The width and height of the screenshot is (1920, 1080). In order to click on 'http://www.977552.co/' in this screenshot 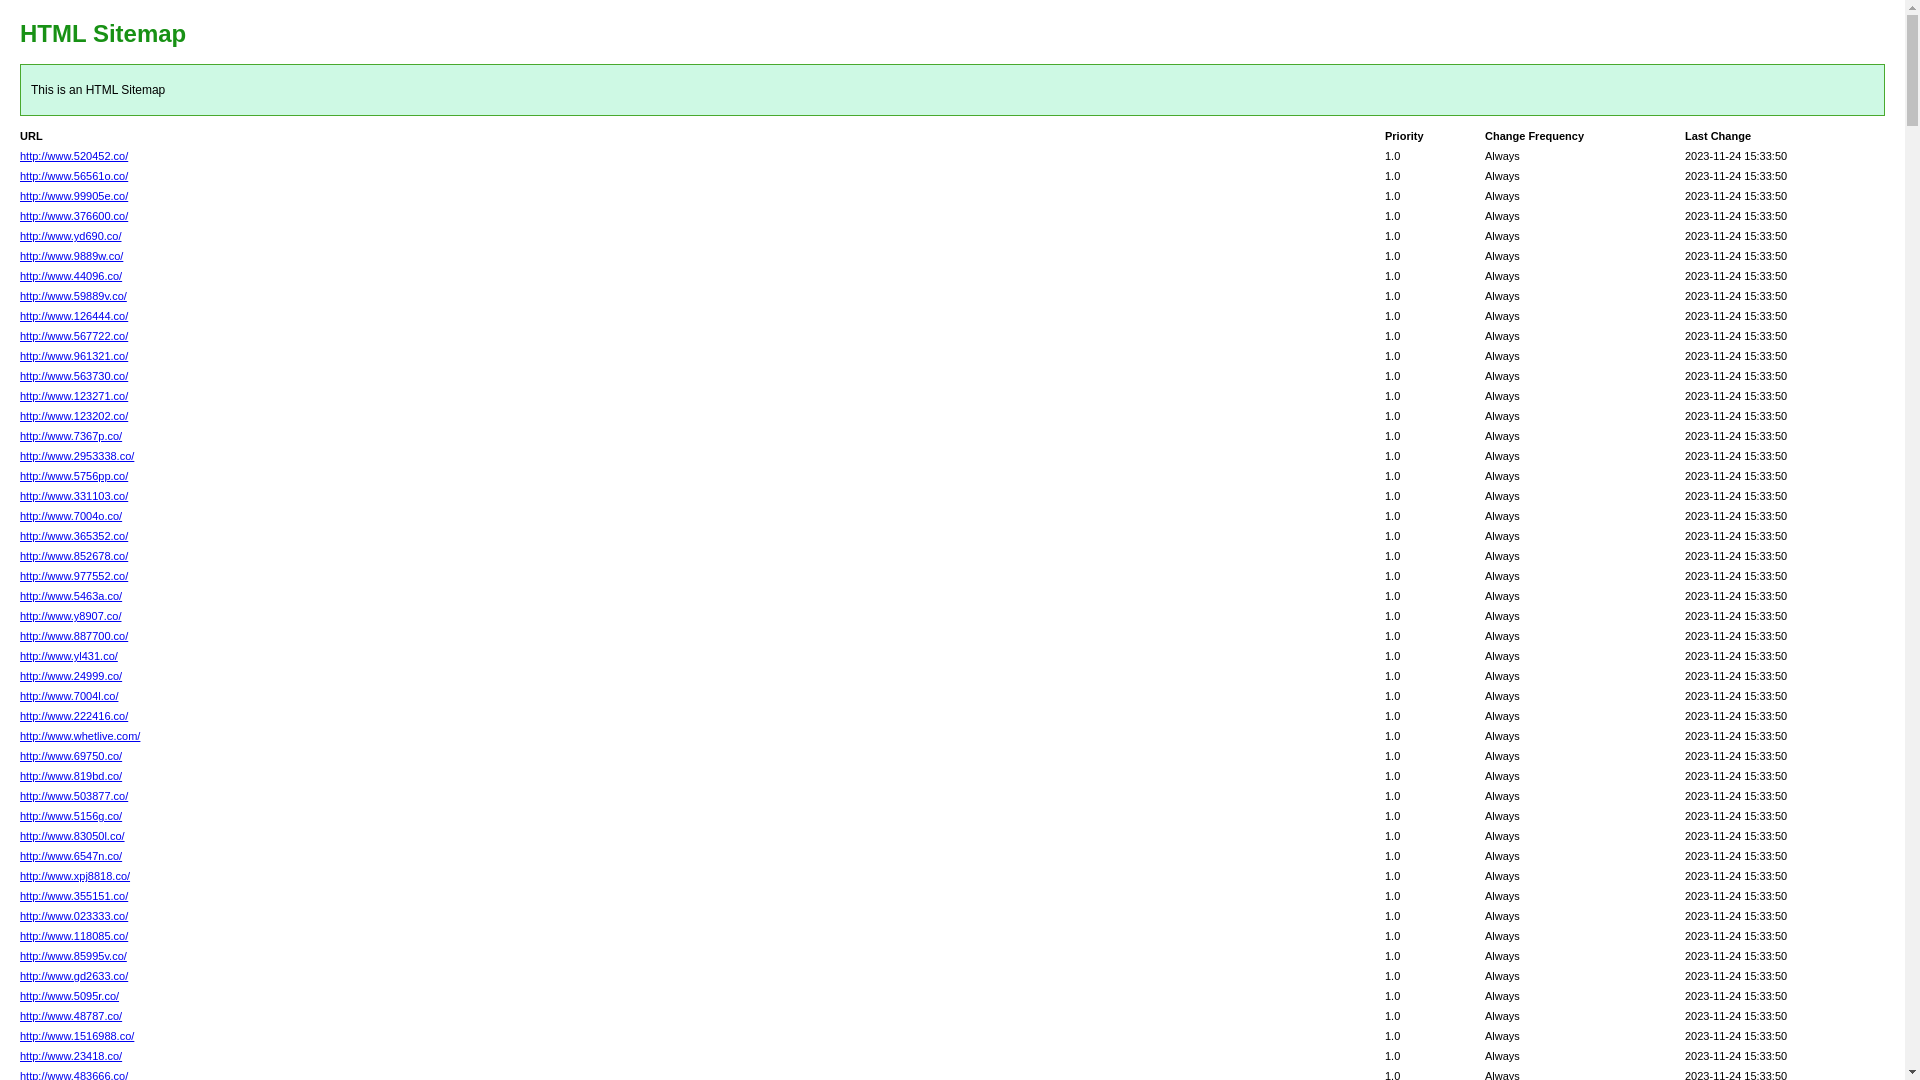, I will do `click(19, 575)`.